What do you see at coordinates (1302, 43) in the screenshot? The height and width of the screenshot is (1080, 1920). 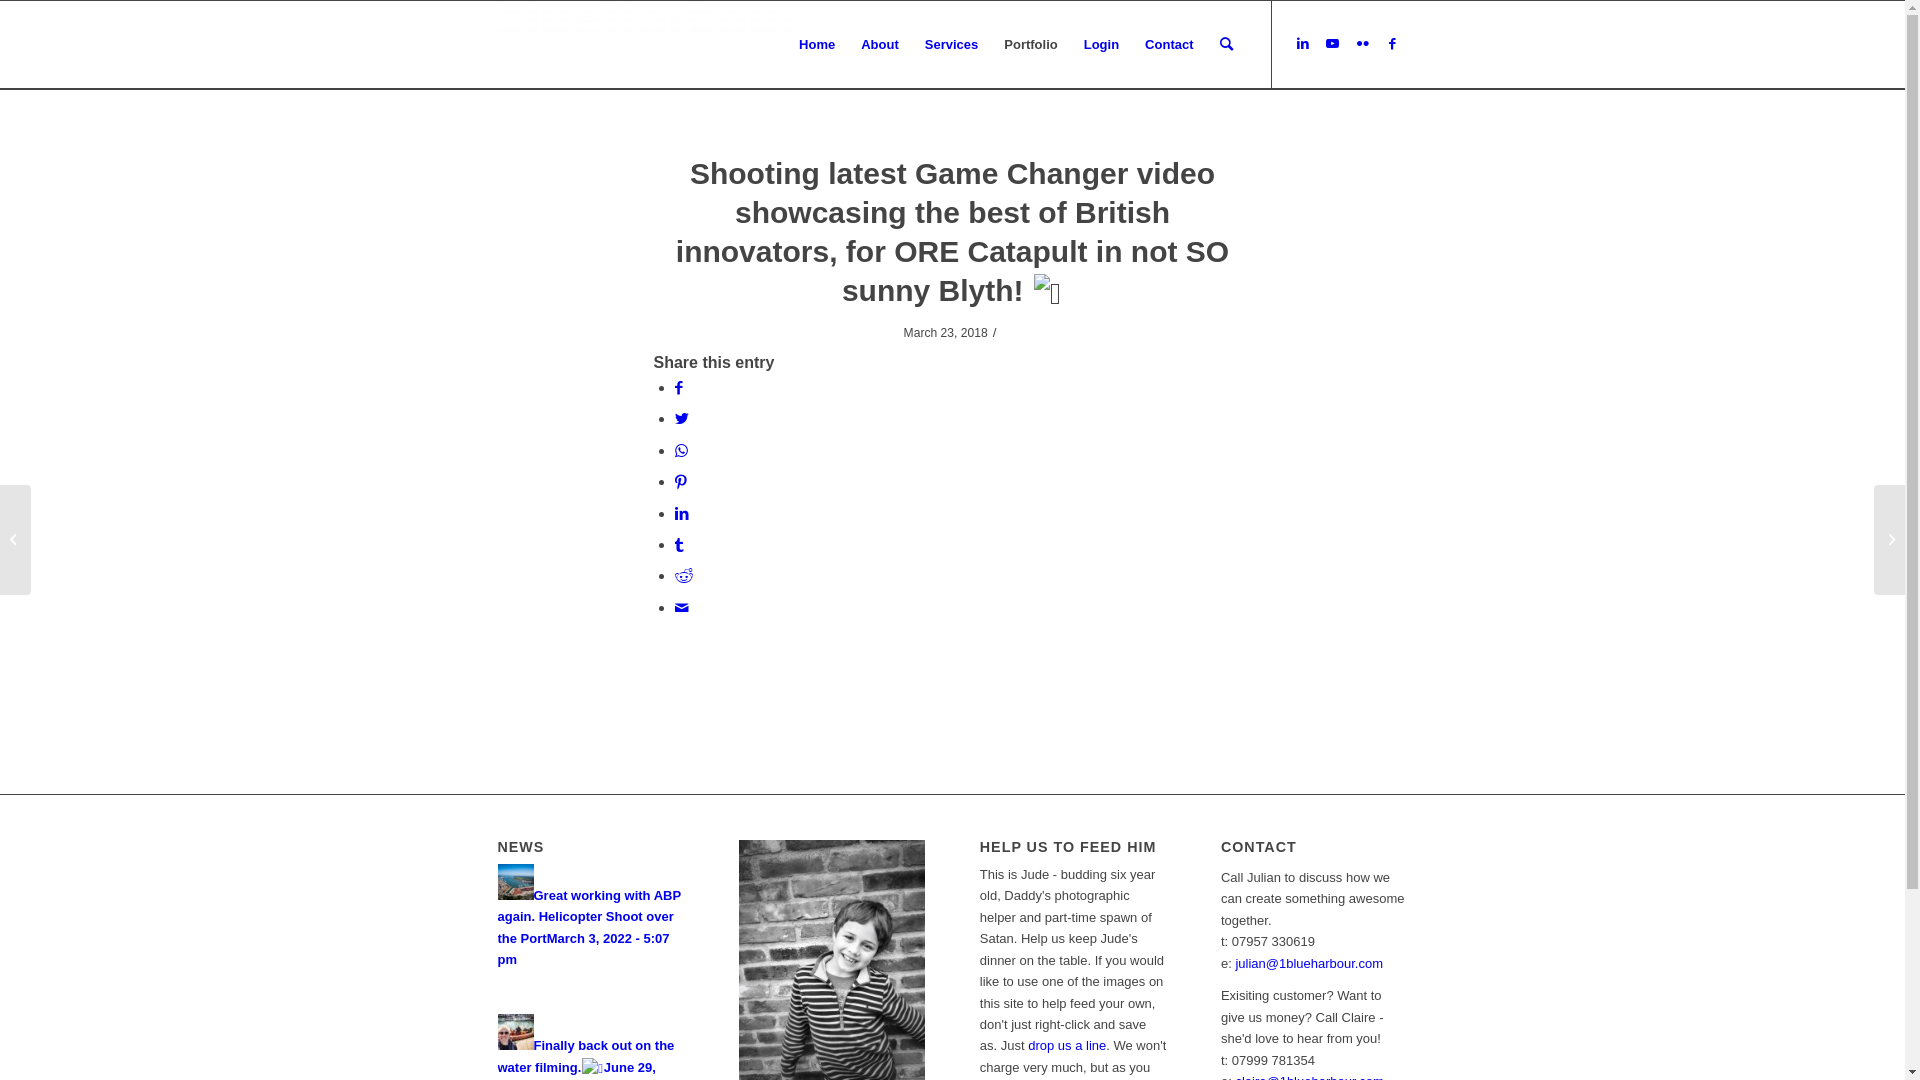 I see `'LinkedIn'` at bounding box center [1302, 43].